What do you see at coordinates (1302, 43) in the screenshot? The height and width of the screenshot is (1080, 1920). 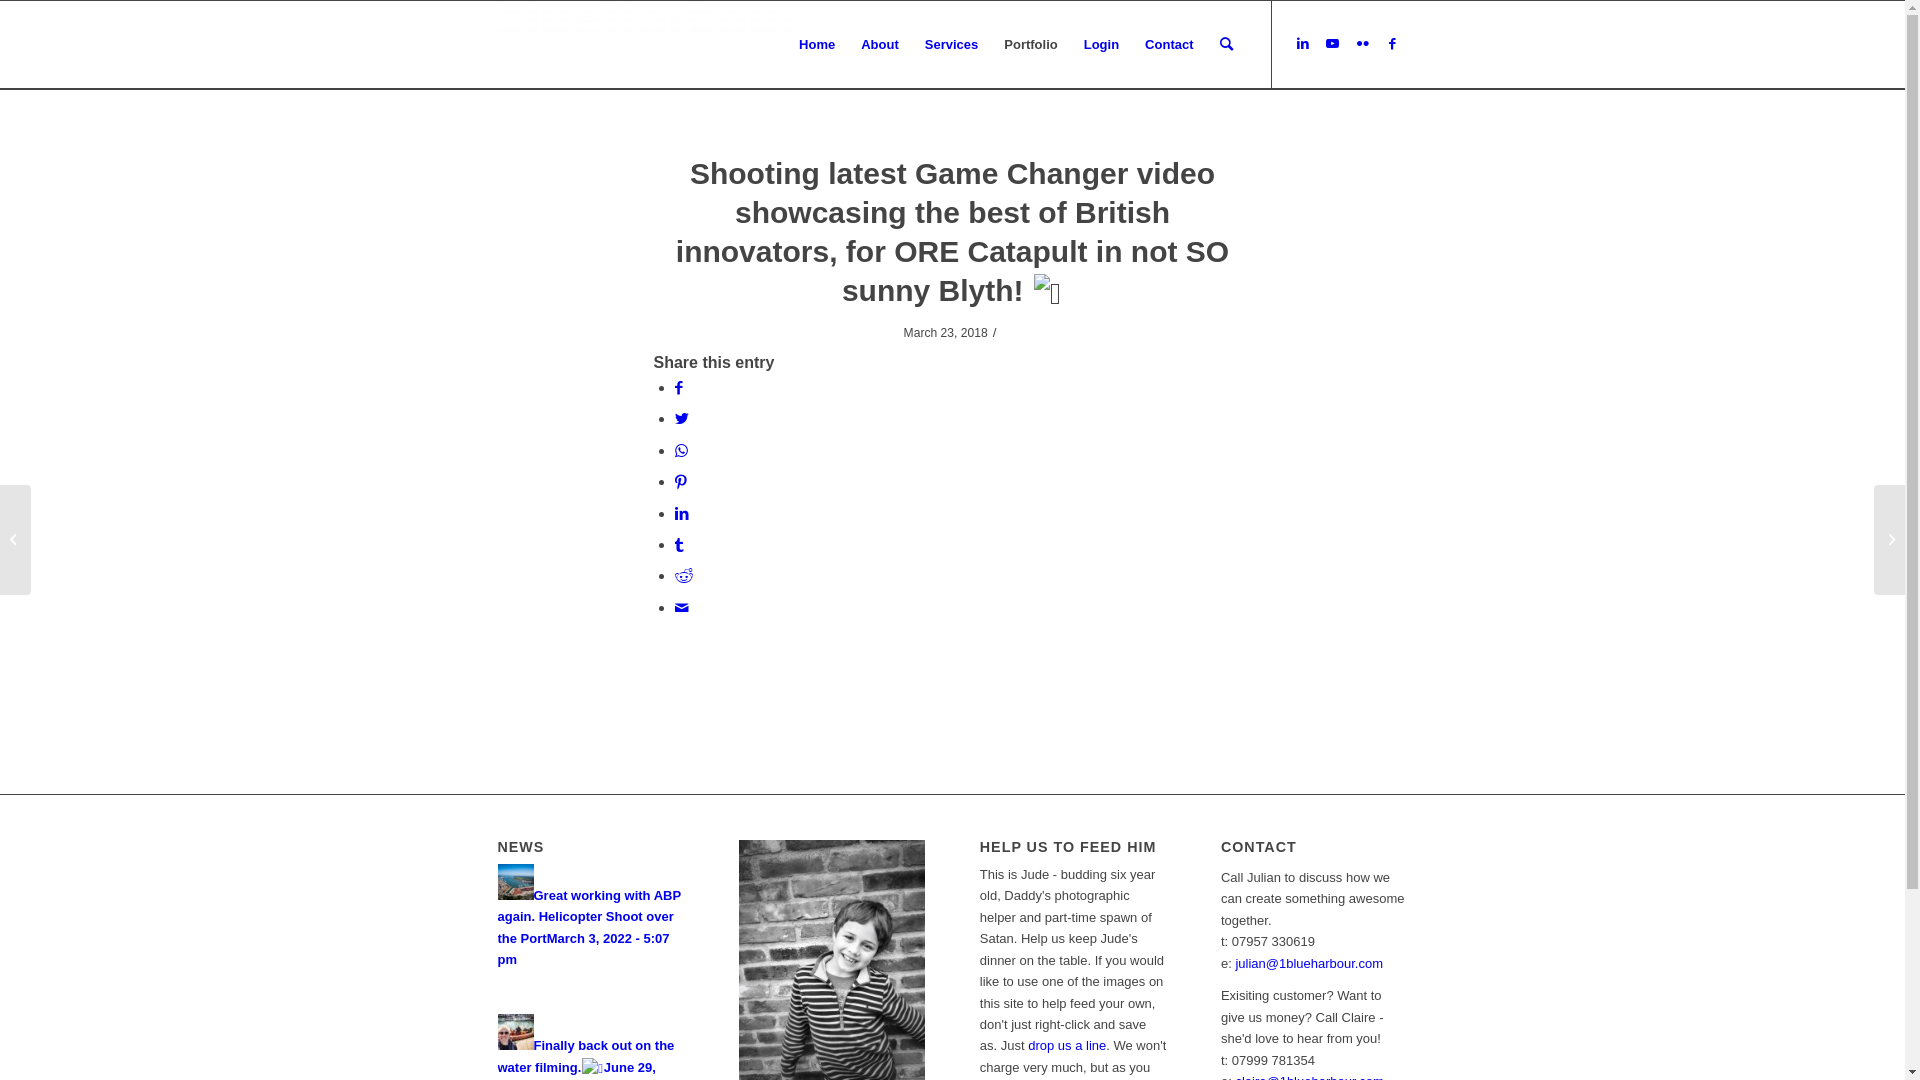 I see `'LinkedIn'` at bounding box center [1302, 43].